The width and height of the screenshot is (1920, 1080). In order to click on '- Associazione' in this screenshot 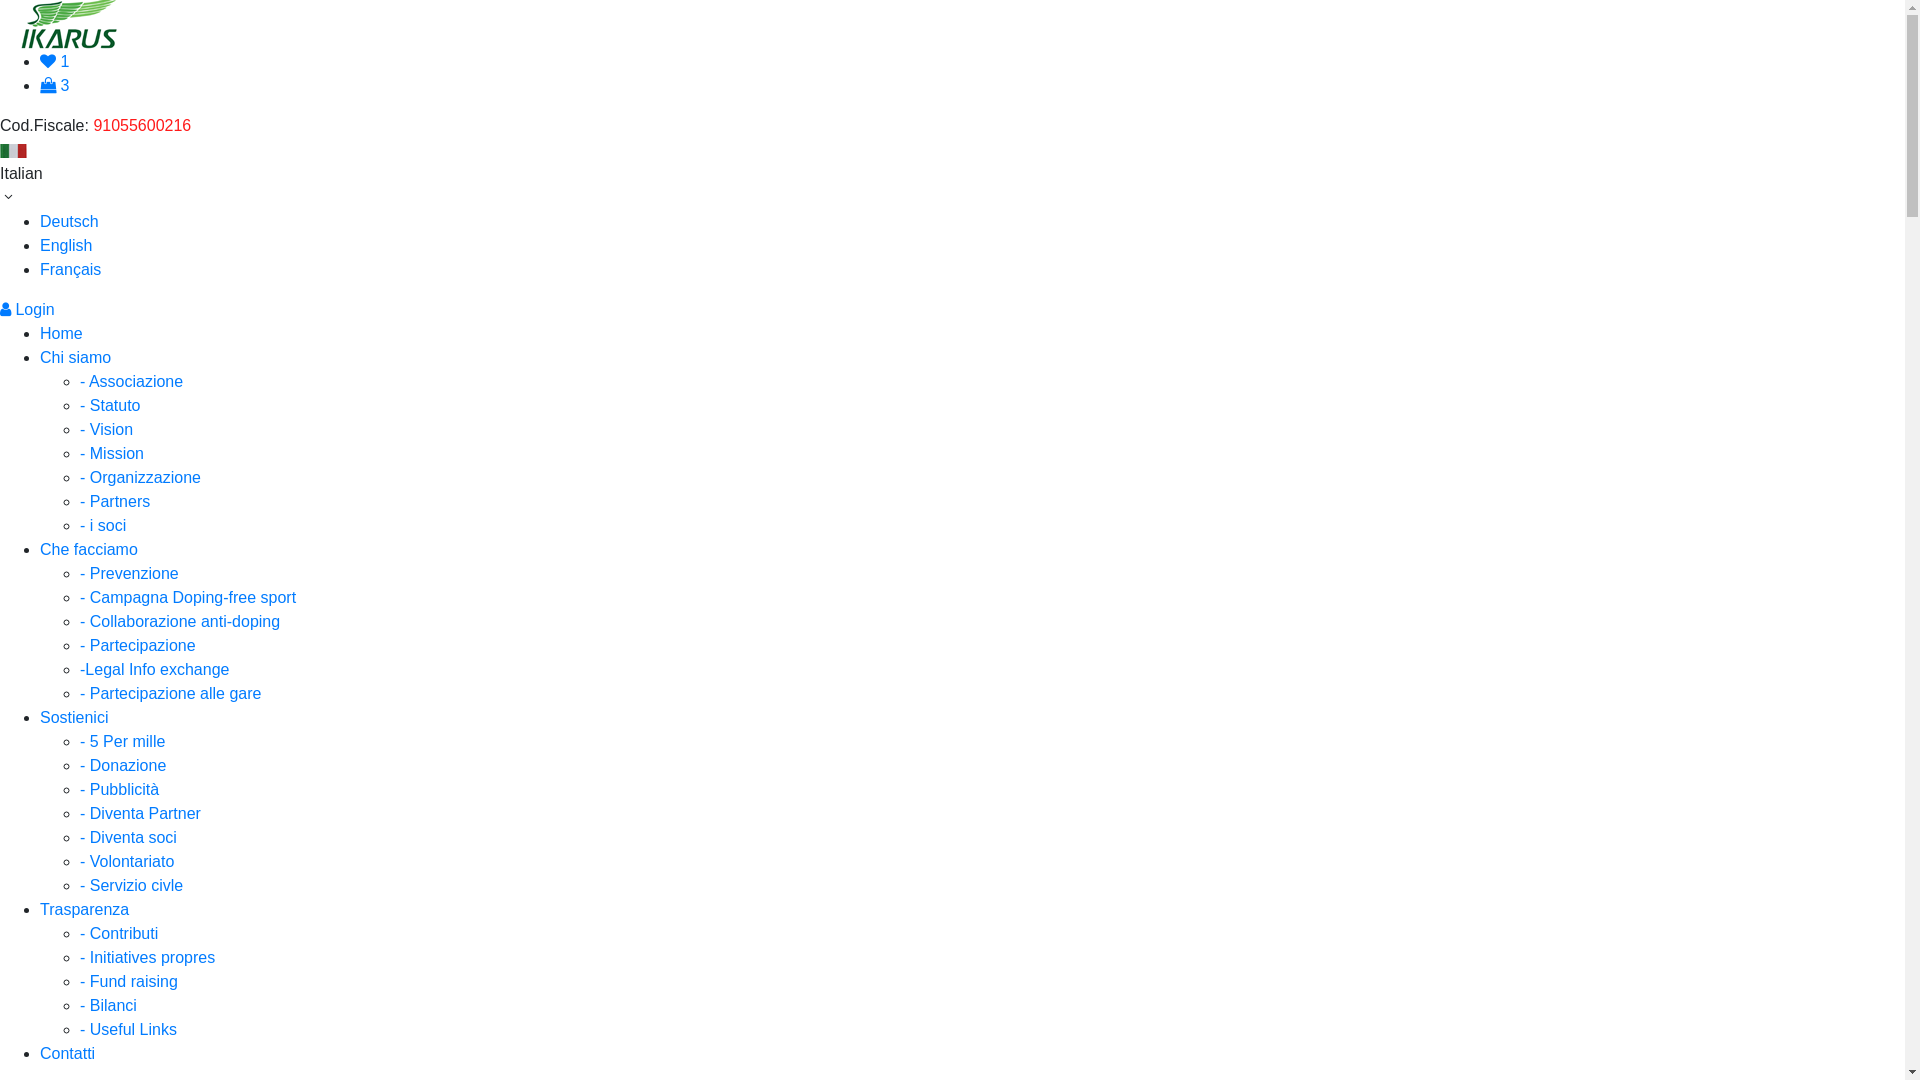, I will do `click(130, 381)`.